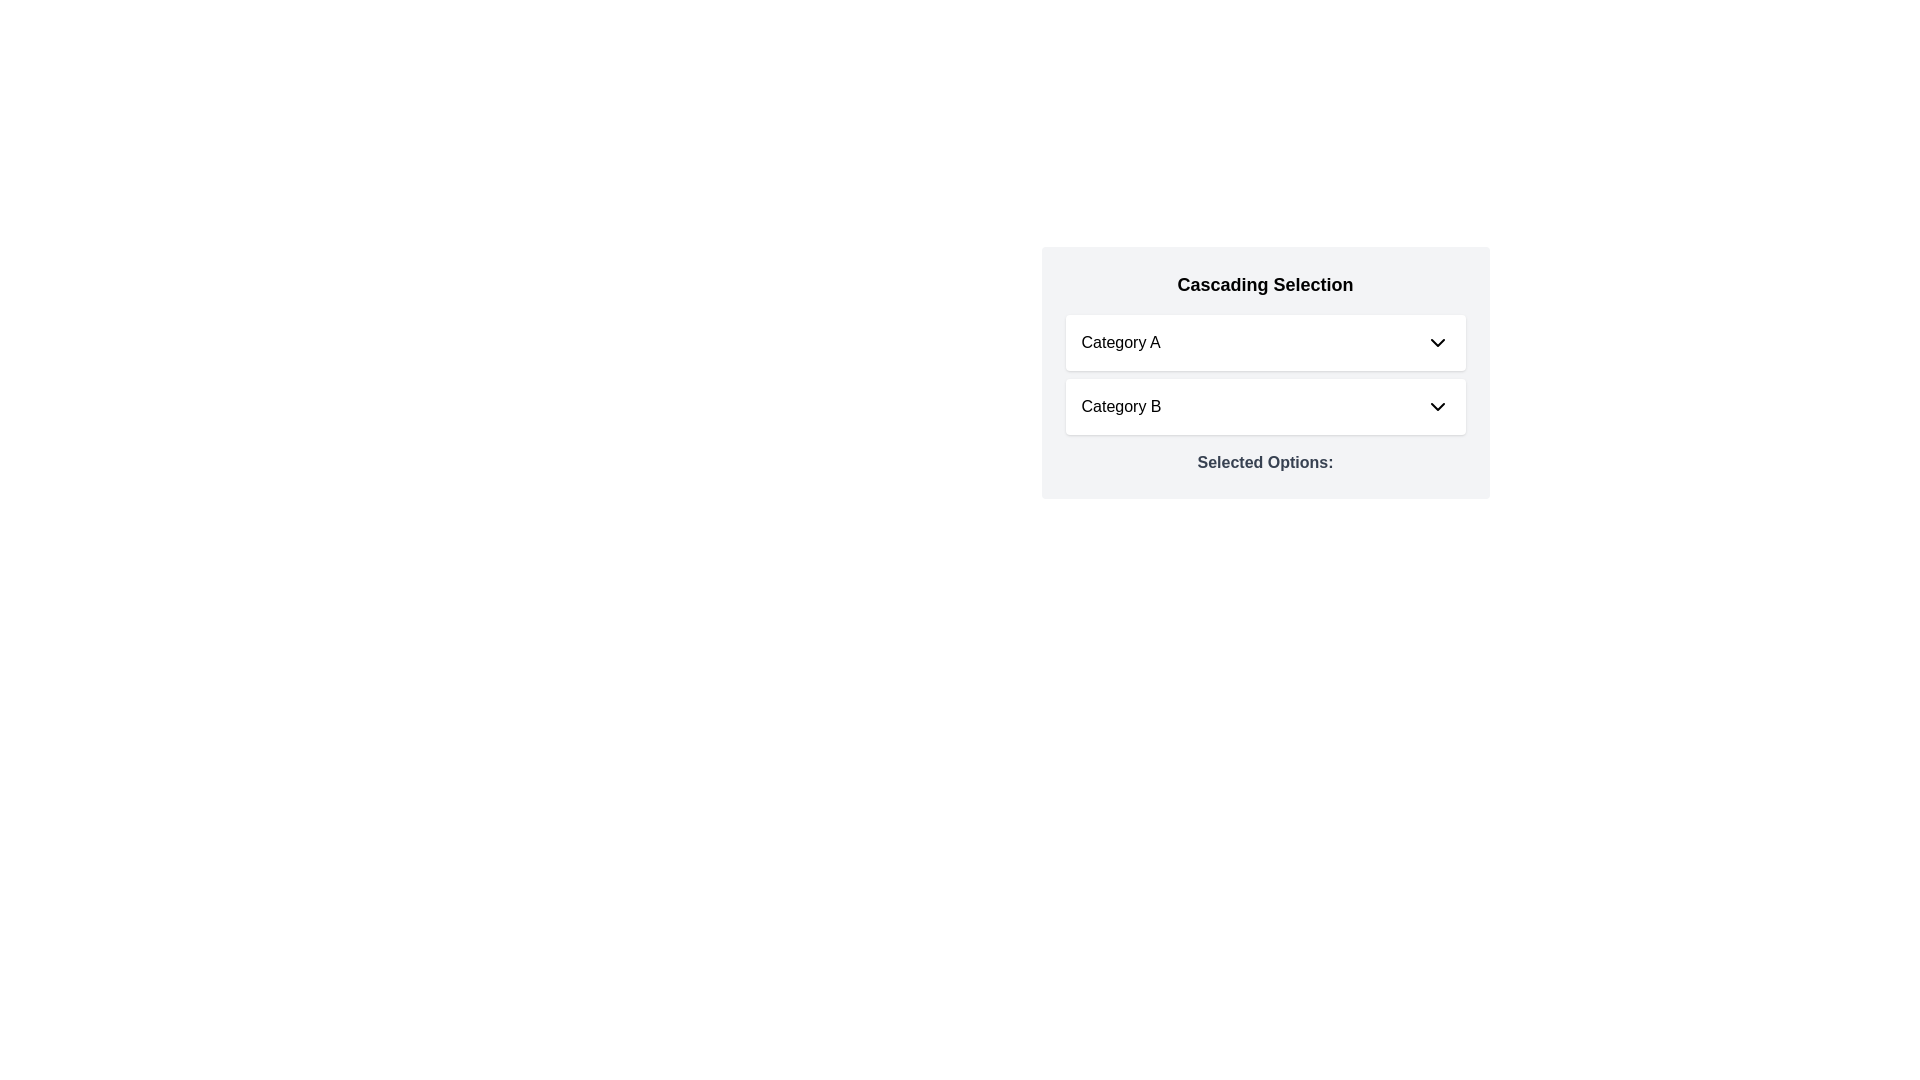 The height and width of the screenshot is (1080, 1920). What do you see at coordinates (1121, 406) in the screenshot?
I see `the text label 'Category B'` at bounding box center [1121, 406].